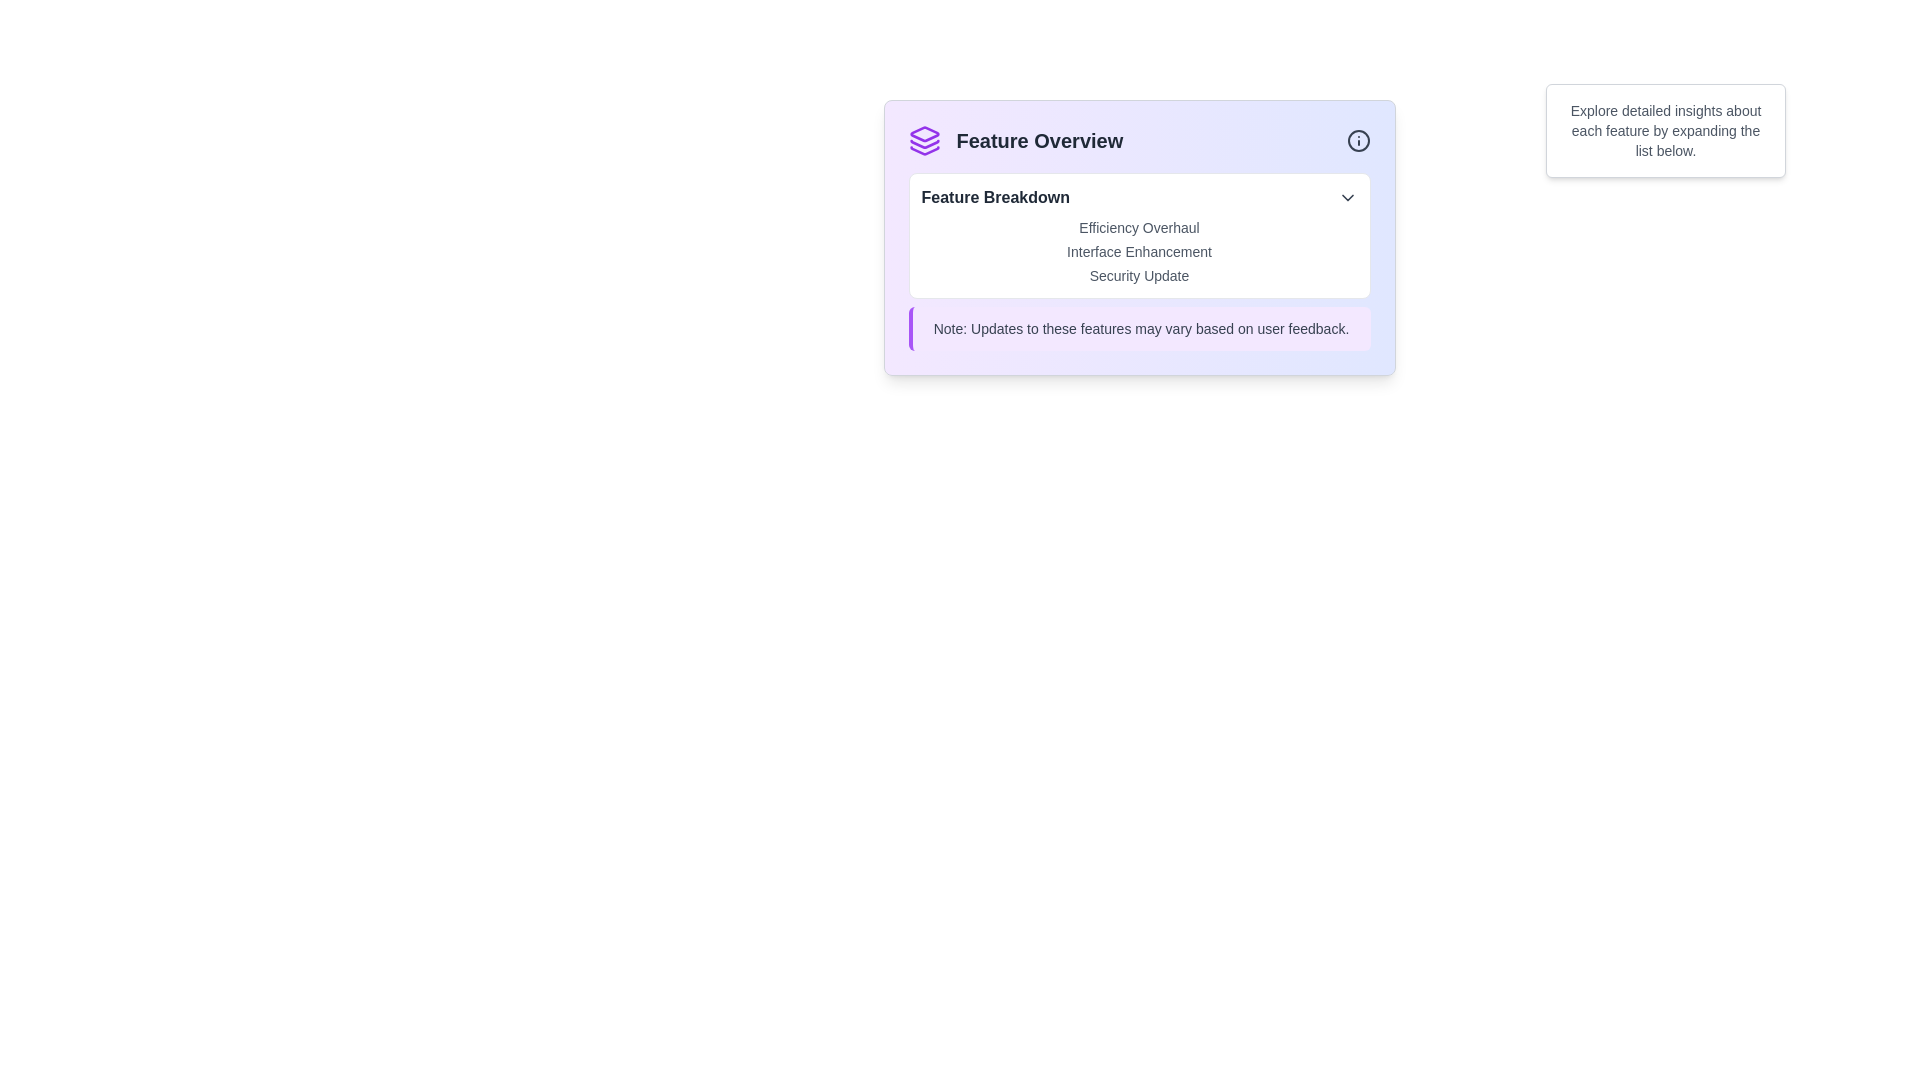  What do you see at coordinates (1358, 140) in the screenshot?
I see `the circular 'info' icon located at the top-right corner of the 'Feature Overview' card` at bounding box center [1358, 140].